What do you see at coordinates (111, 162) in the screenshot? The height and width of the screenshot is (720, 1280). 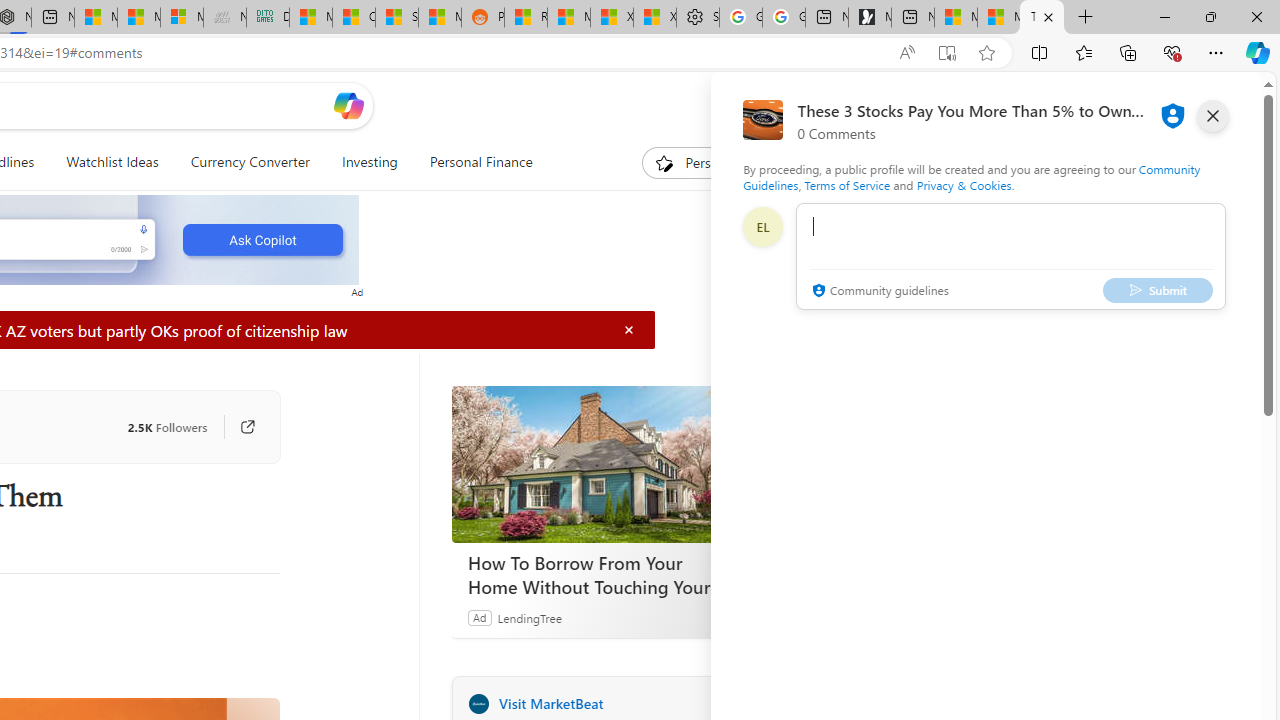 I see `'Watchlist Ideas'` at bounding box center [111, 162].